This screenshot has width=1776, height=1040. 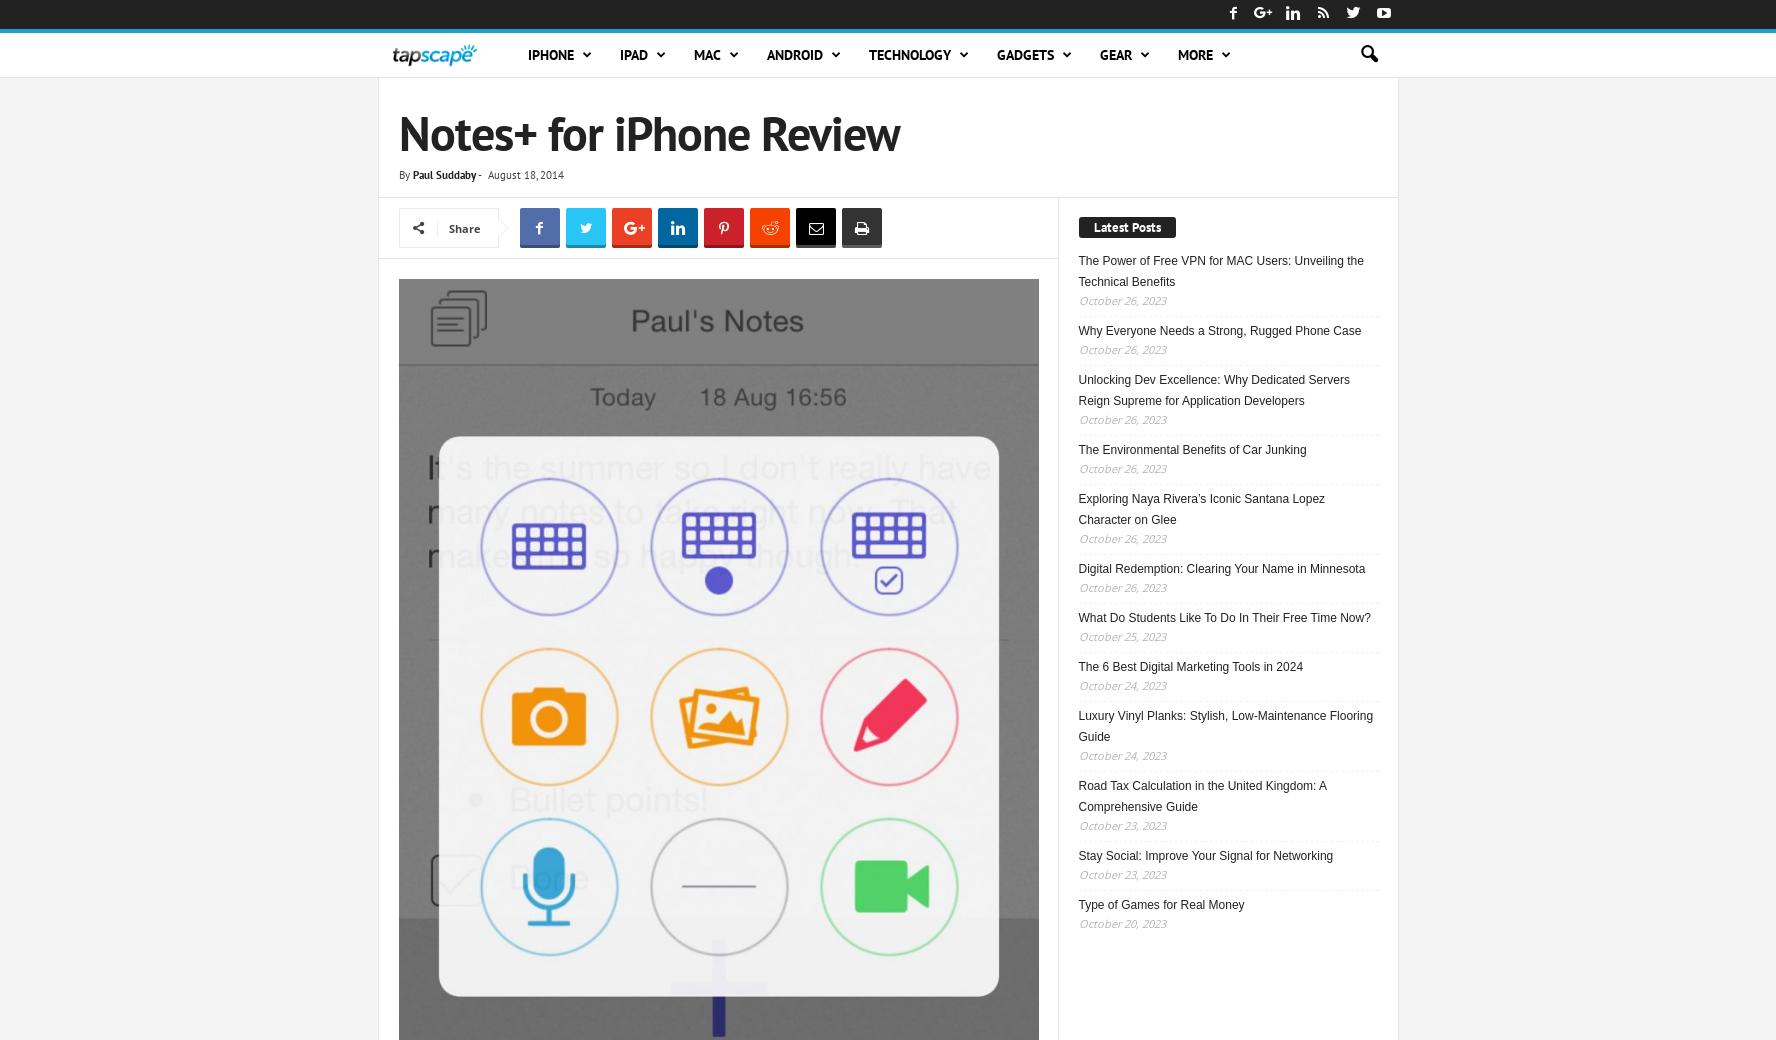 What do you see at coordinates (403, 173) in the screenshot?
I see `'By'` at bounding box center [403, 173].